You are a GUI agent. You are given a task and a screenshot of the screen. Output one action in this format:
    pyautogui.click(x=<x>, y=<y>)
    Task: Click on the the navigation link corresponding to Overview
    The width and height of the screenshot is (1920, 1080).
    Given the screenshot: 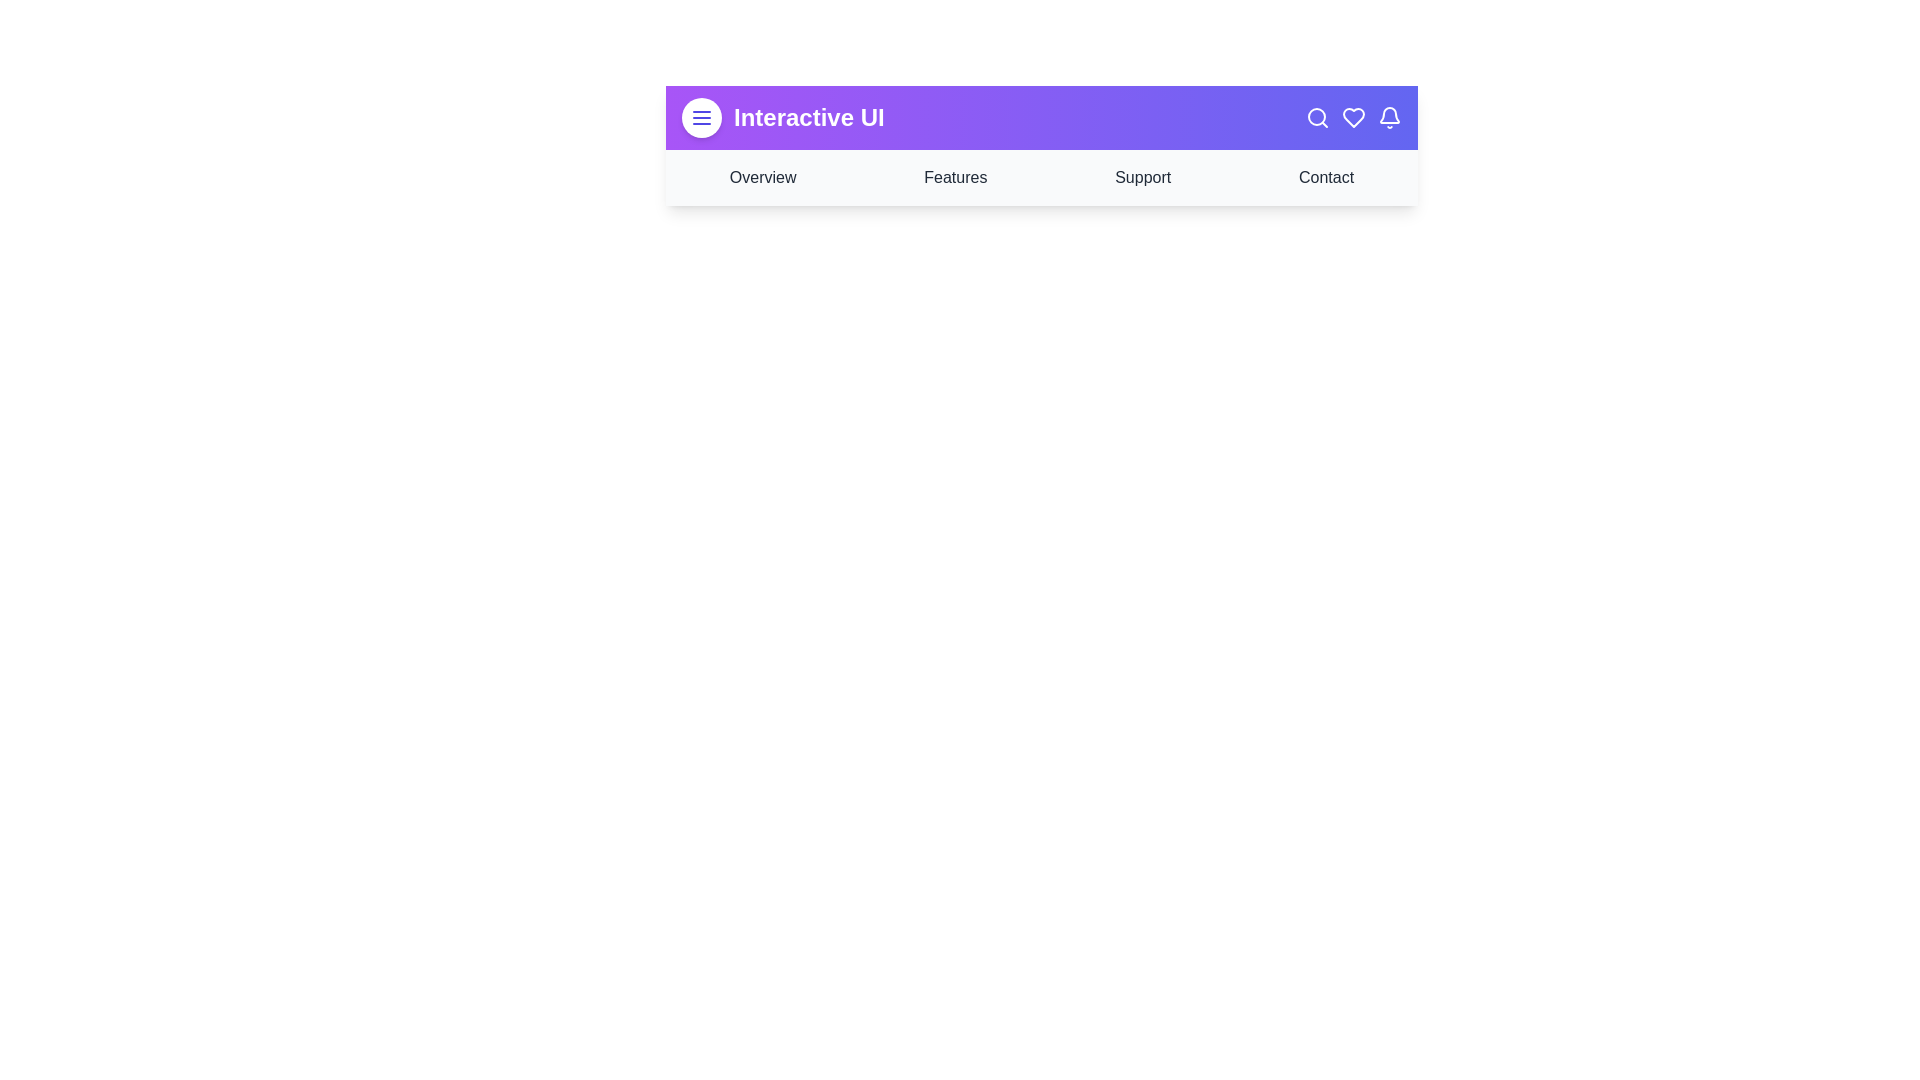 What is the action you would take?
    pyautogui.click(x=762, y=176)
    